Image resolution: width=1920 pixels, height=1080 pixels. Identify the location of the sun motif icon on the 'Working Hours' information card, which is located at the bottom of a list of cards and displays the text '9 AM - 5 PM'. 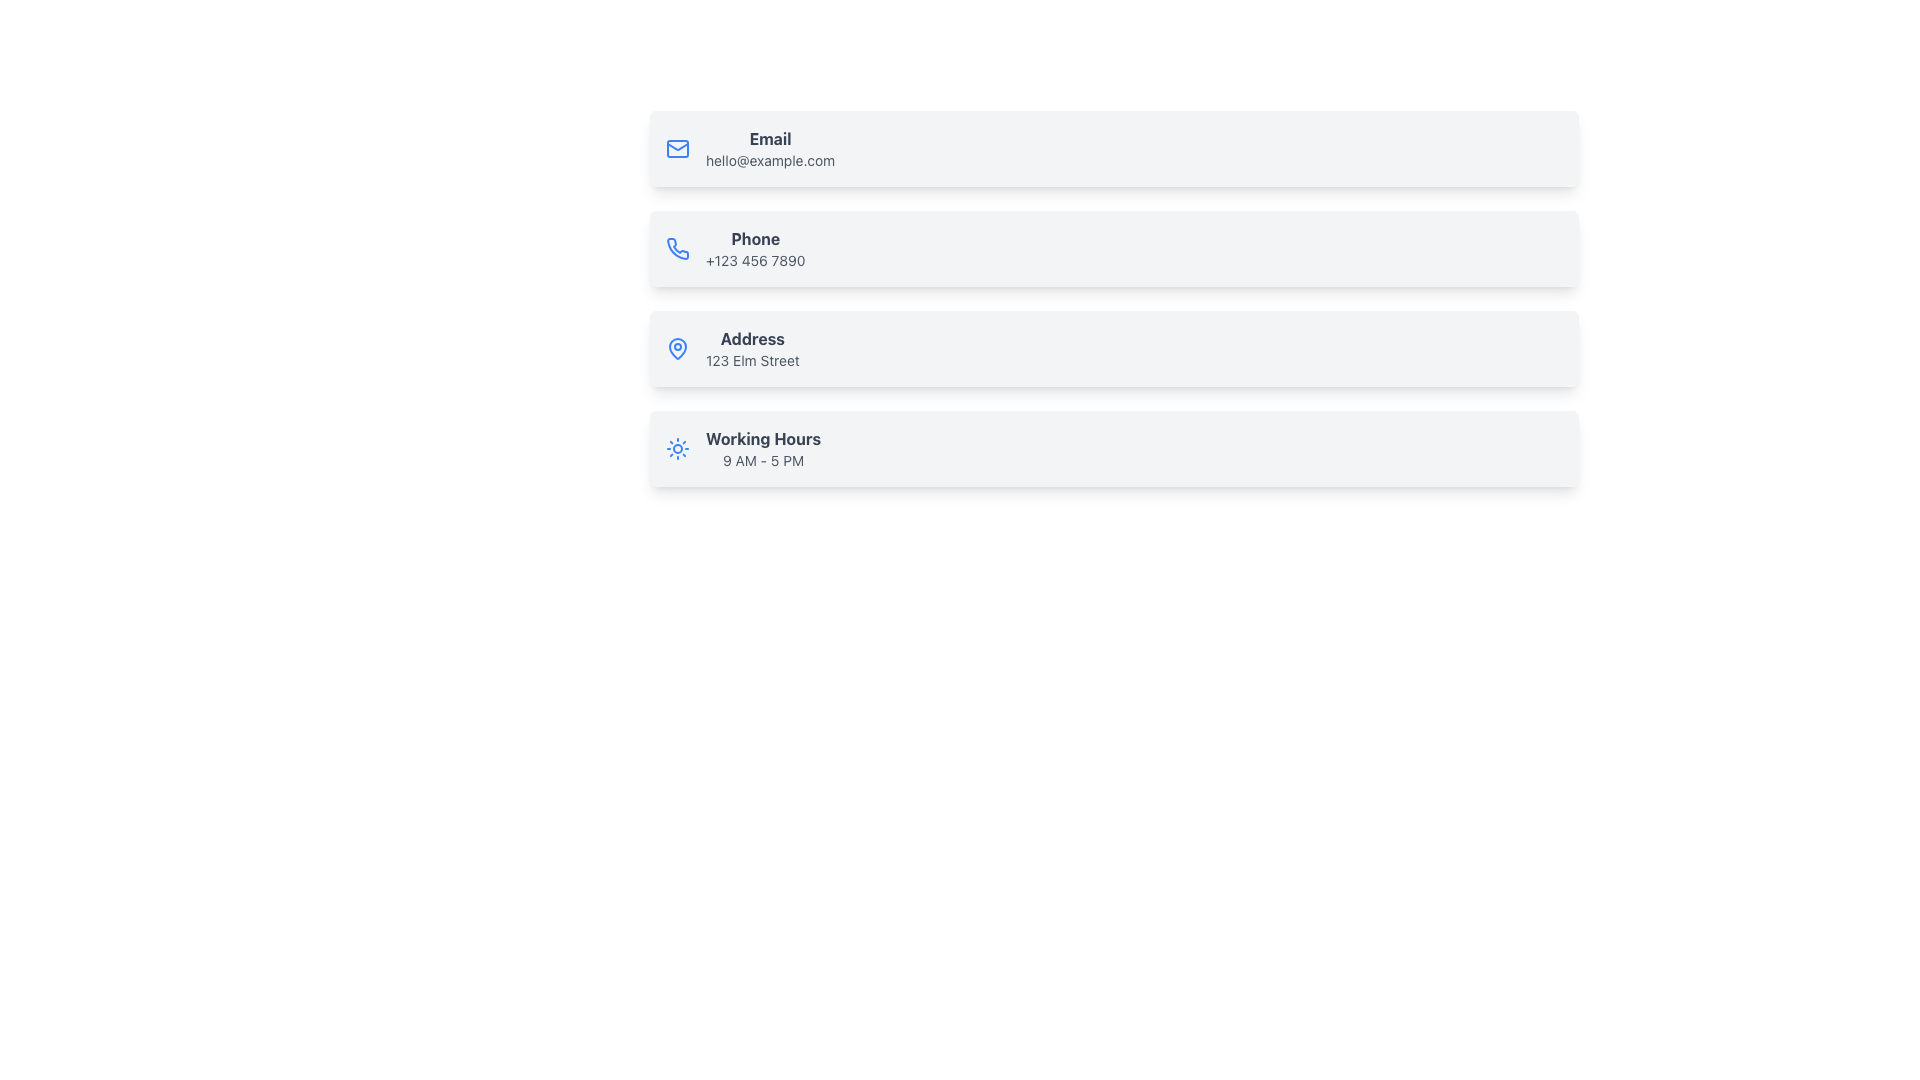
(677, 447).